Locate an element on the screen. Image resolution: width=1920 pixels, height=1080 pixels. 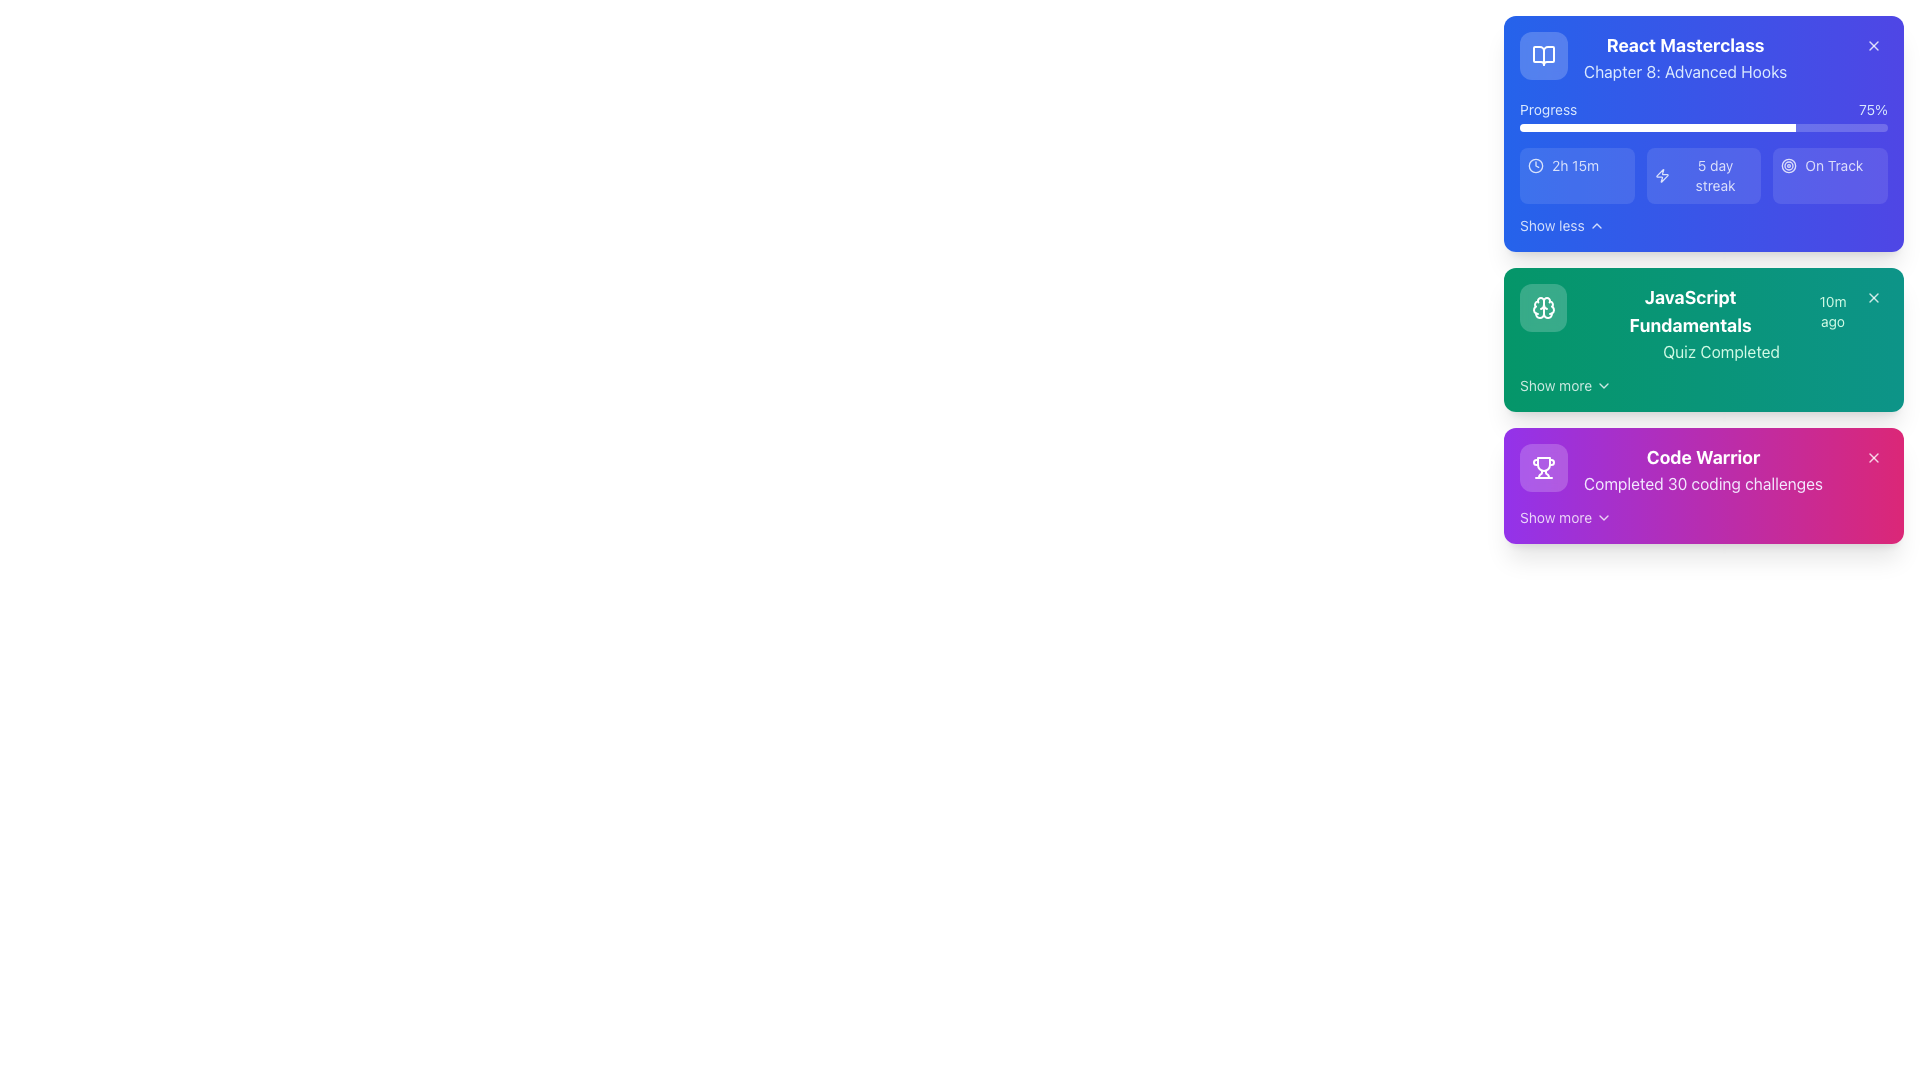
the 'Show more' text button located at the bottom of the 'Code Warrior' card is located at coordinates (1554, 516).